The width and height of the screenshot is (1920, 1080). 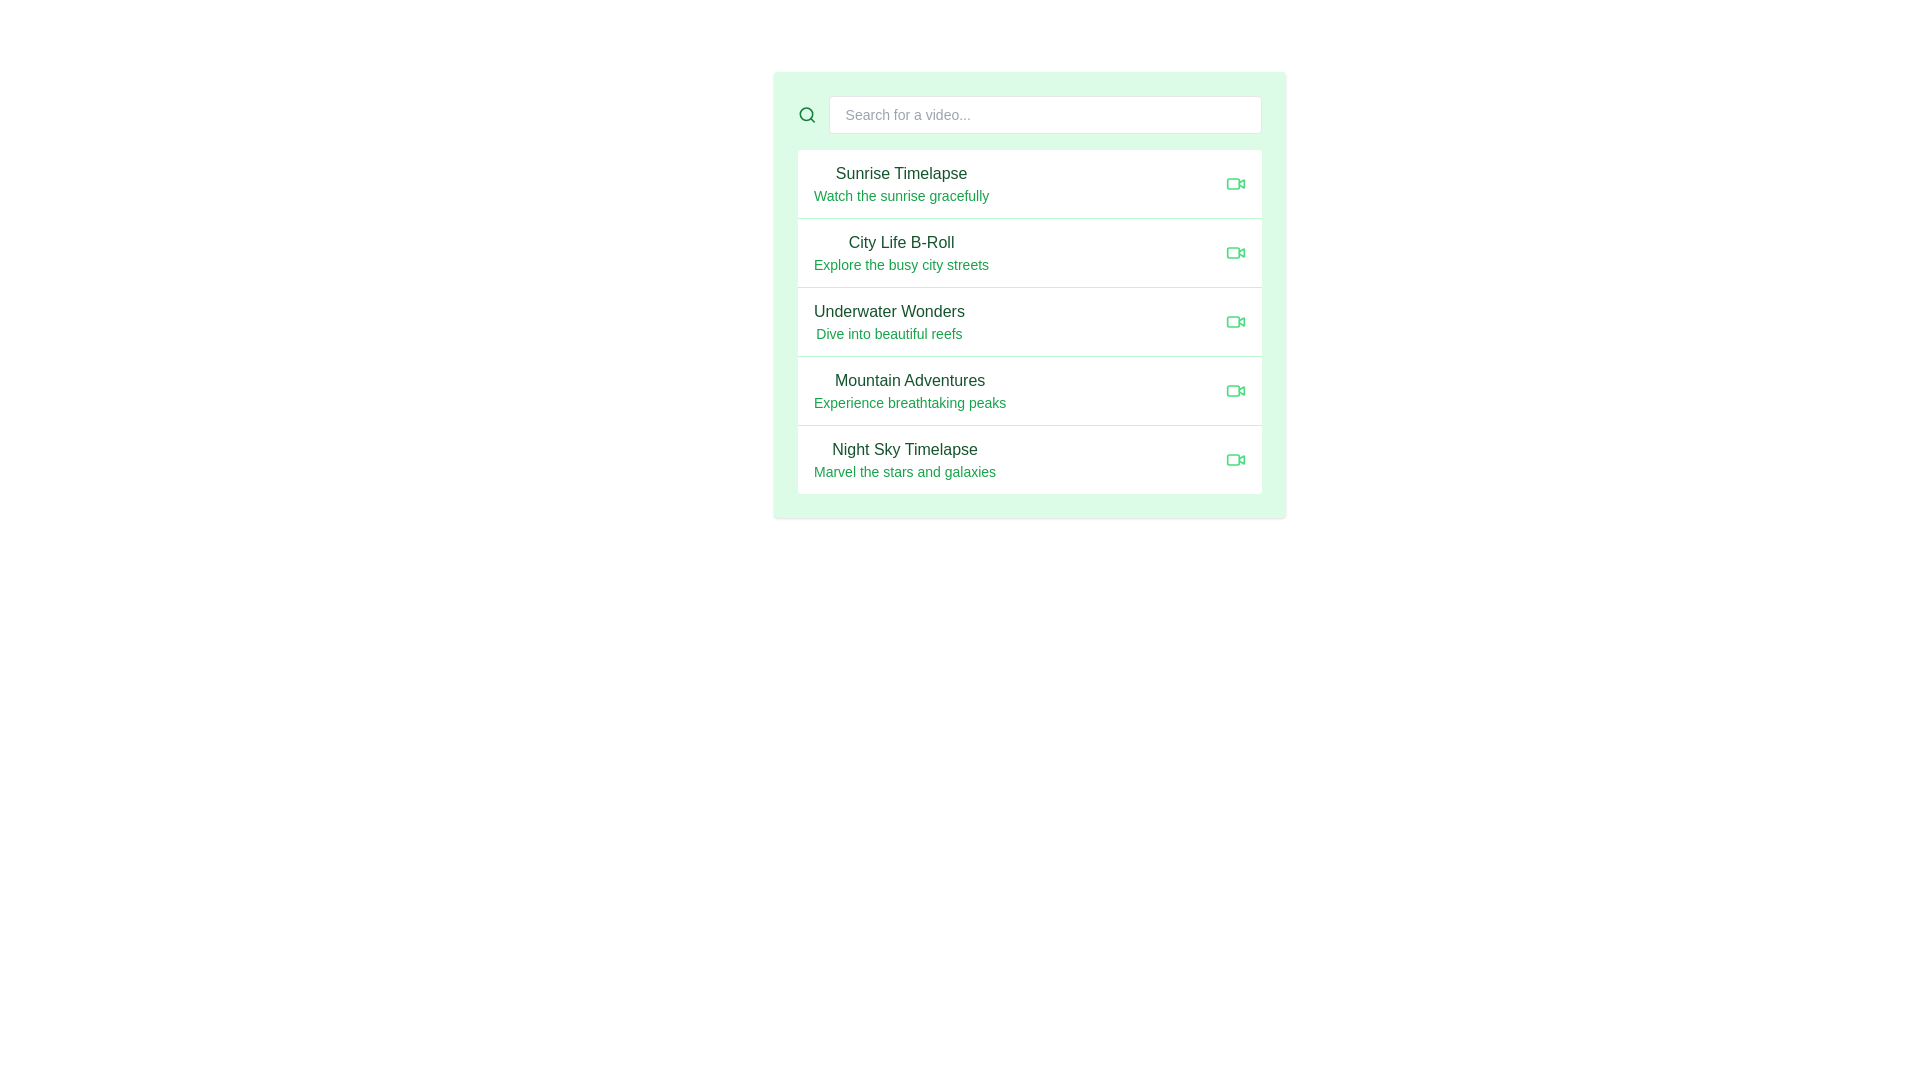 What do you see at coordinates (1030, 251) in the screenshot?
I see `the List item titled 'City Life B-Roll' which displays a bold dark green title and a light green description, located in the second position of the list` at bounding box center [1030, 251].